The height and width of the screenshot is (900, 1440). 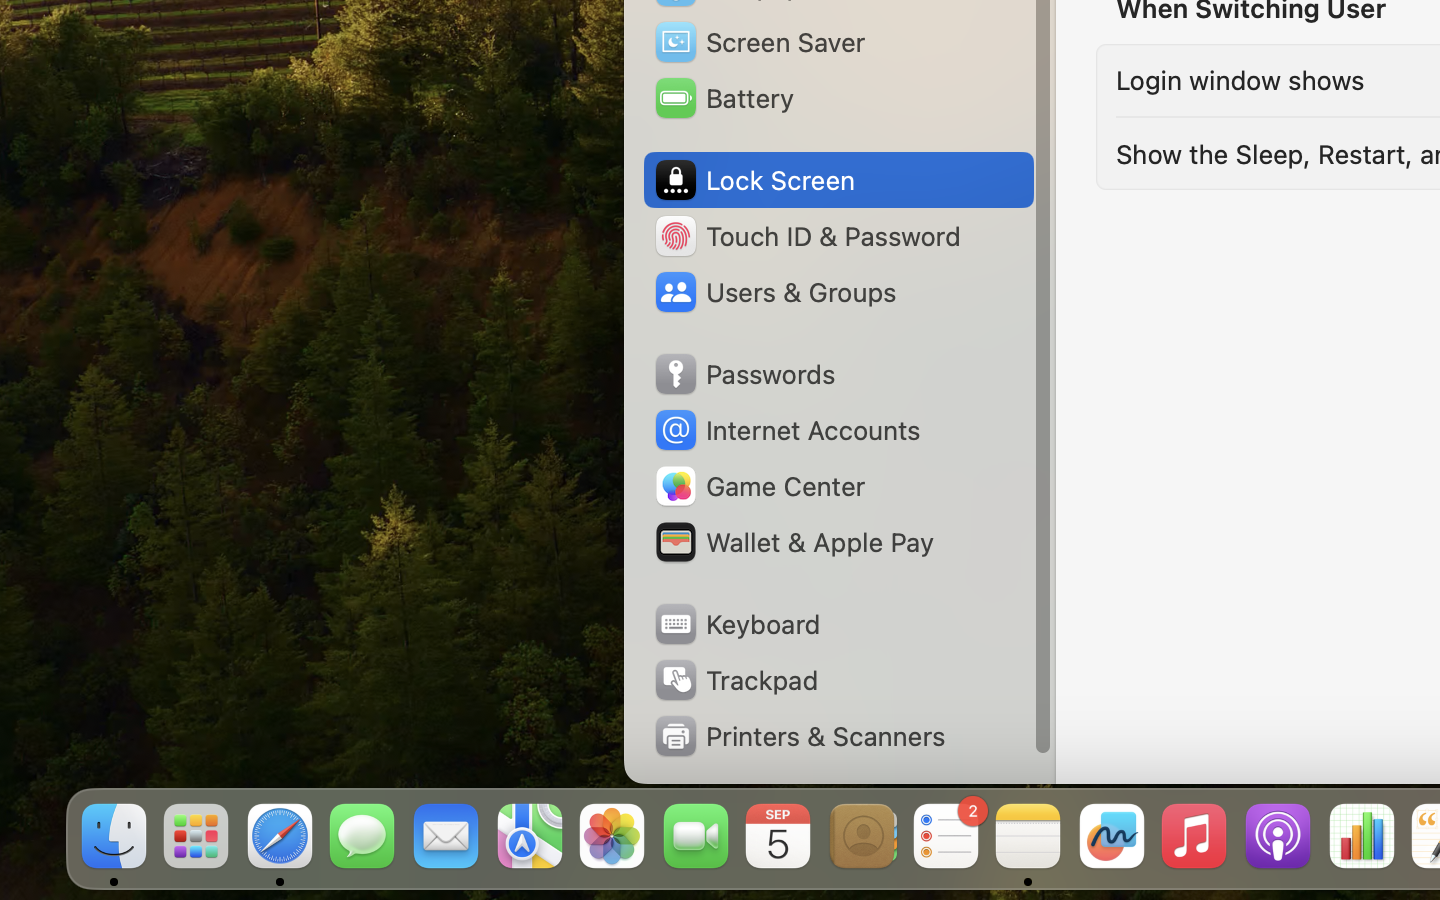 I want to click on 'Login window shows', so click(x=1238, y=79).